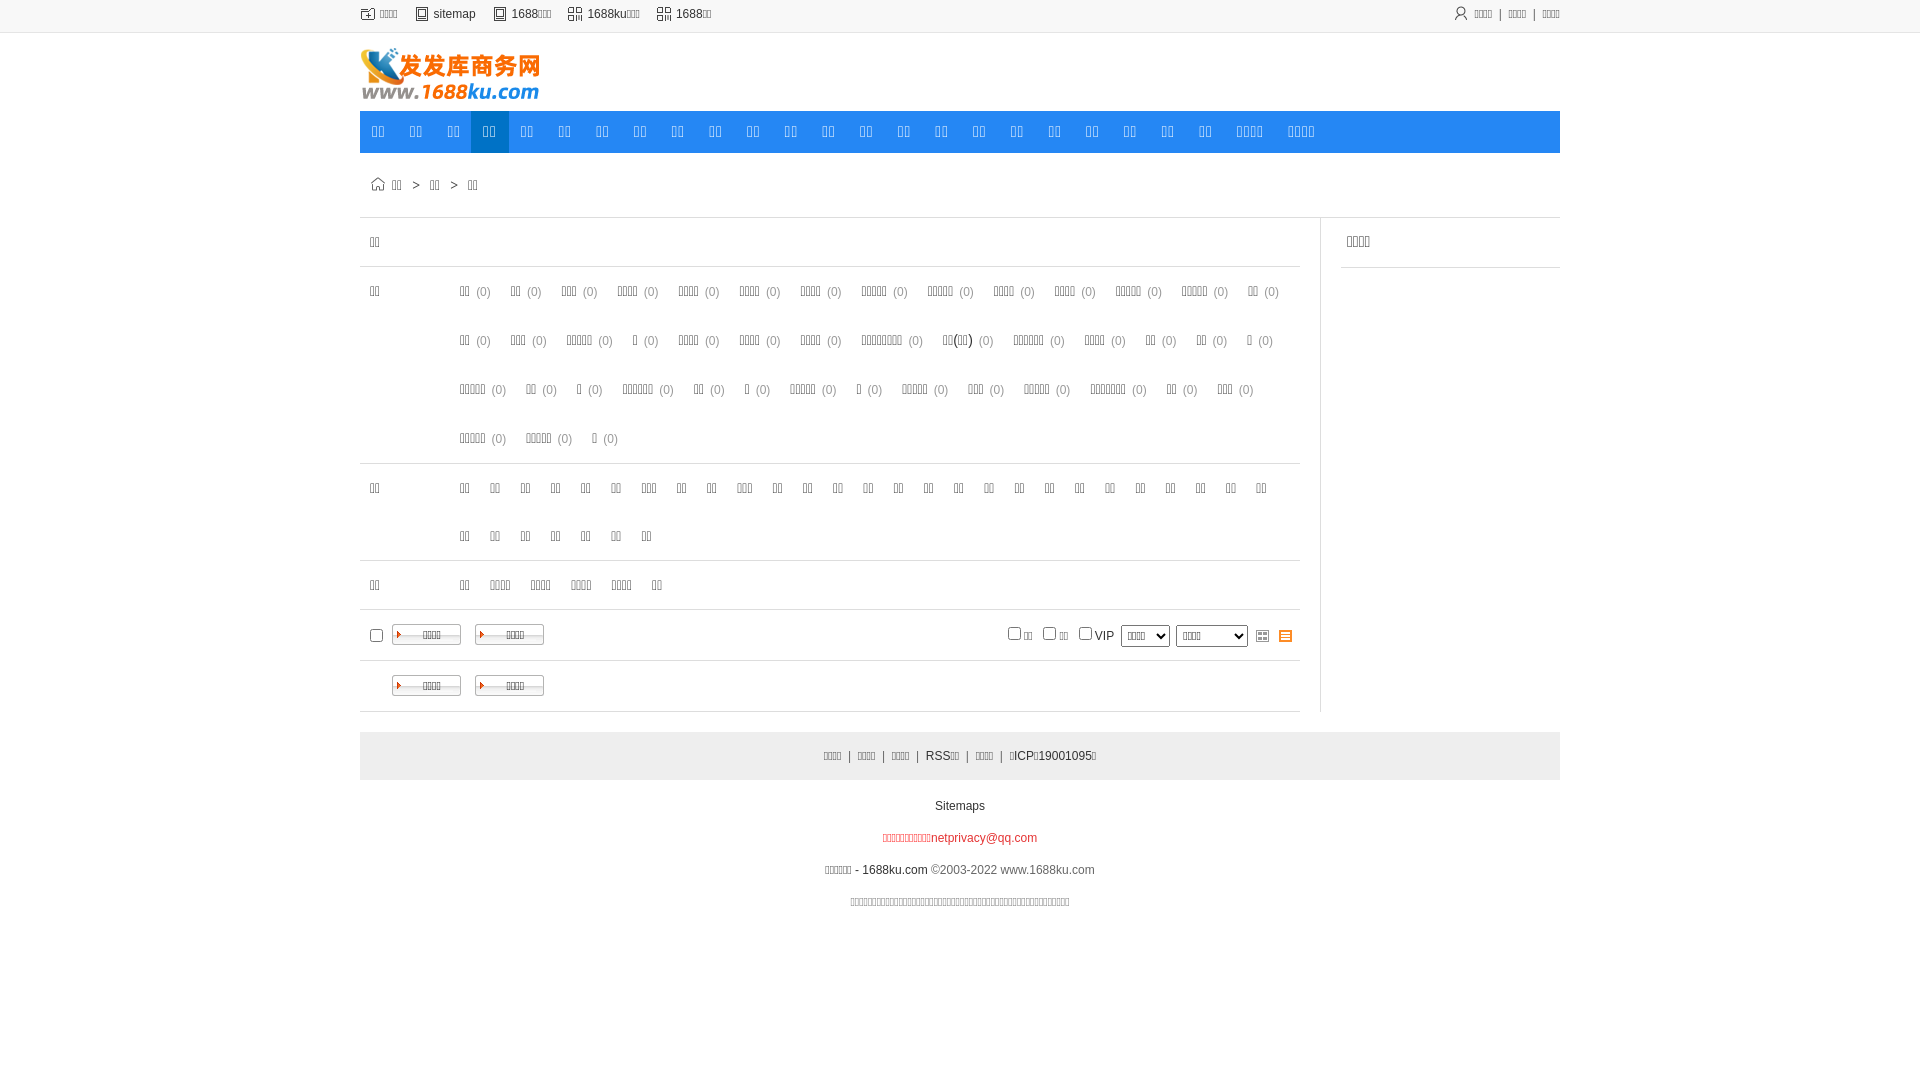 This screenshot has height=1080, width=1920. I want to click on 'Sitemaps', so click(960, 805).